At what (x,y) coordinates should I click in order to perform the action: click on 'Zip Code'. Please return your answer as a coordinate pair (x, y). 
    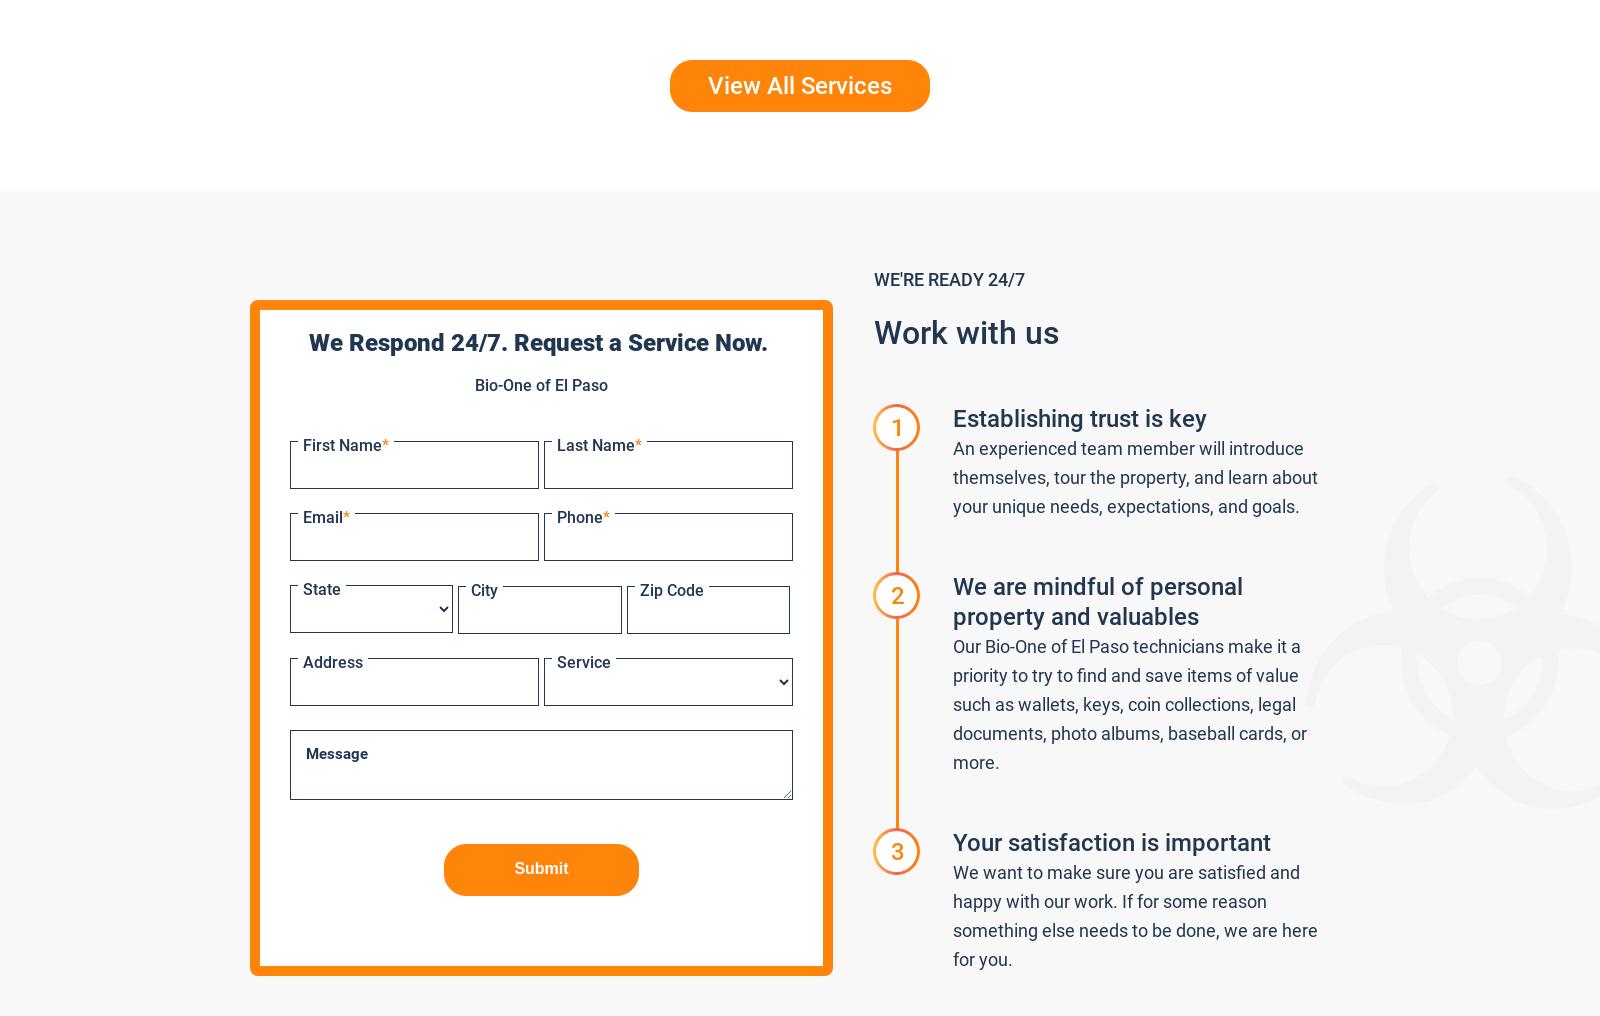
    Looking at the image, I should click on (671, 589).